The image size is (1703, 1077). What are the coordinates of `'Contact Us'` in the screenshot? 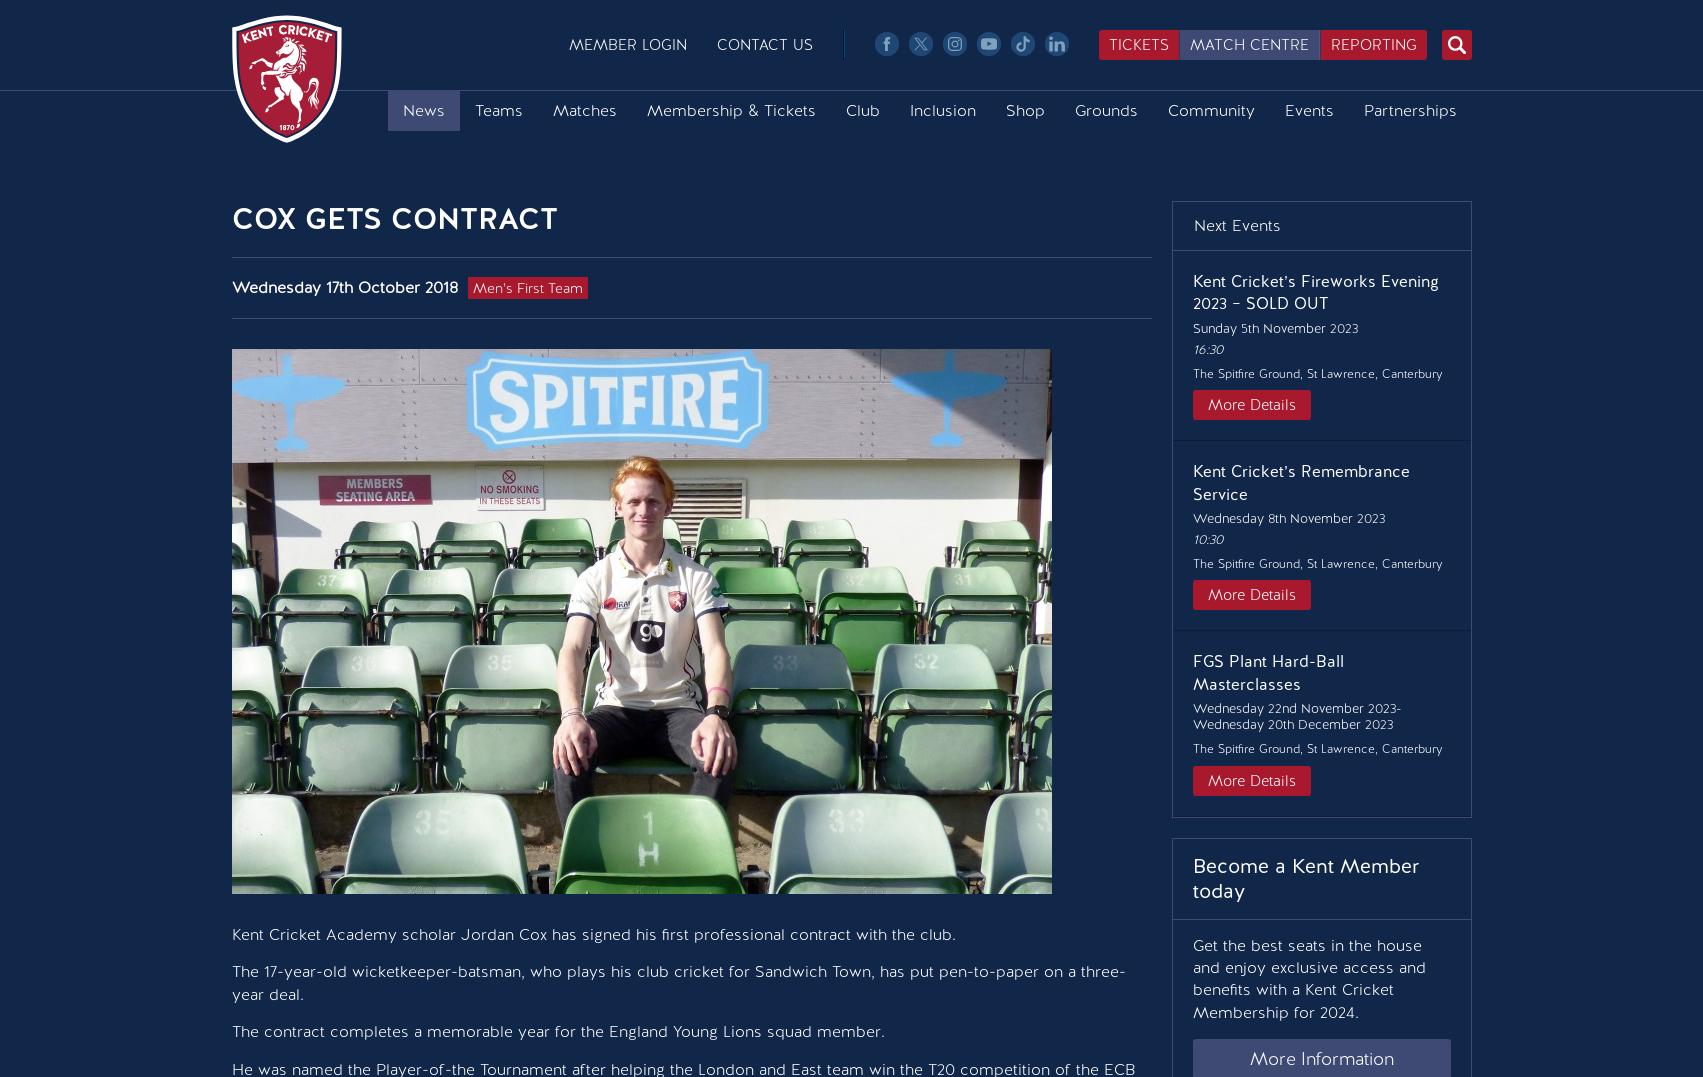 It's located at (763, 45).